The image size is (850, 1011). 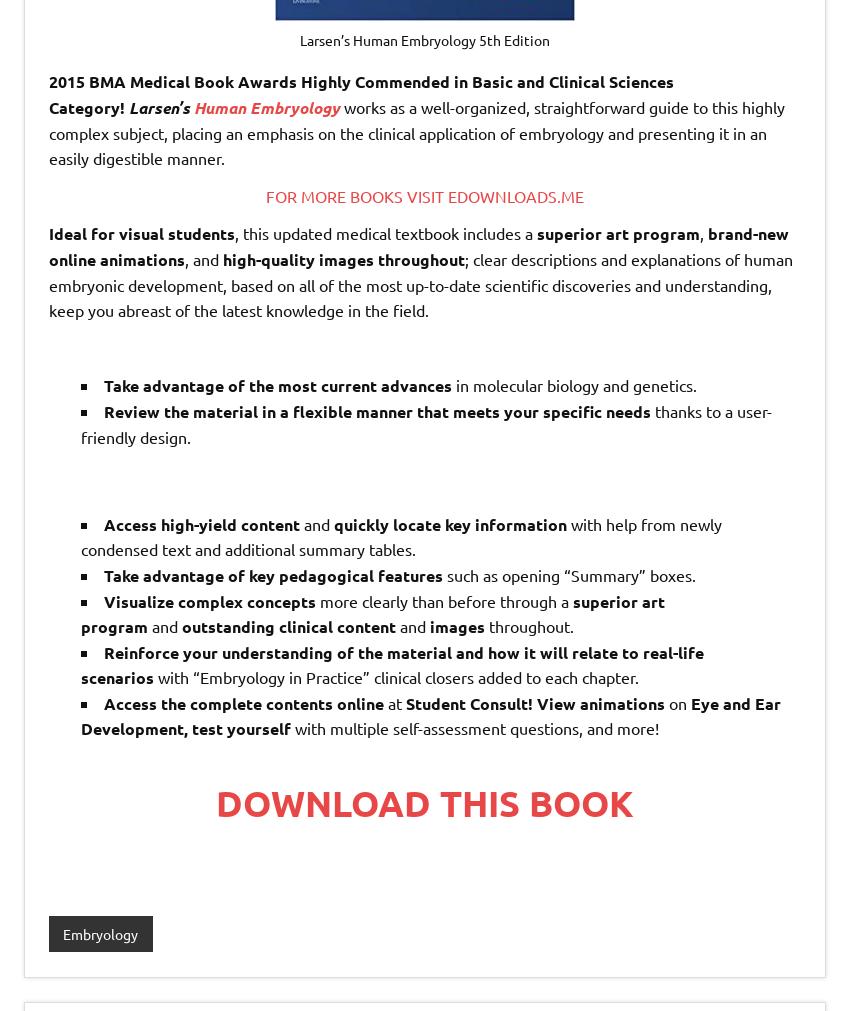 What do you see at coordinates (48, 283) in the screenshot?
I see `'; clear descriptions and explanations of human embryonic development, based on all of the most up-to-date scientific discoveries and understanding, keep you abreast of the latest knowledge in the field.'` at bounding box center [48, 283].